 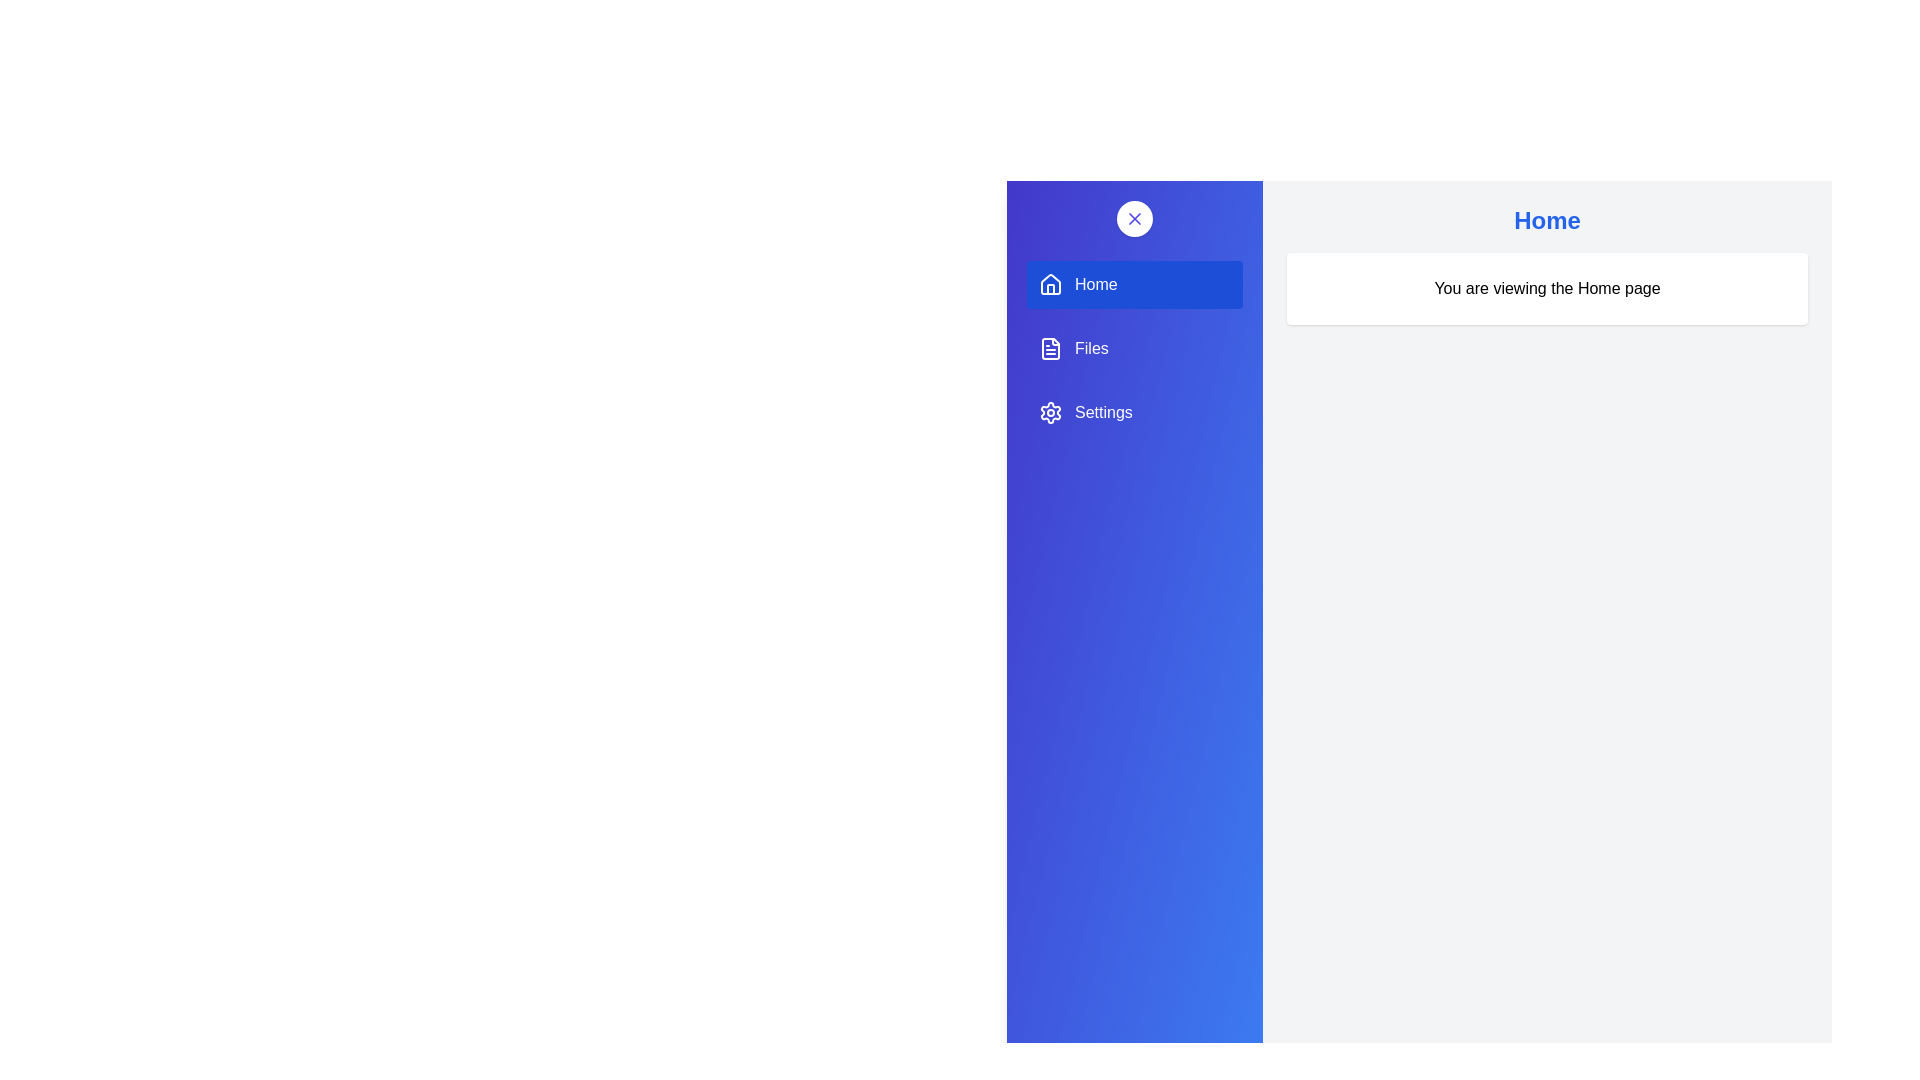 What do you see at coordinates (1134, 347) in the screenshot?
I see `the menu item Files from the navigation drawer` at bounding box center [1134, 347].